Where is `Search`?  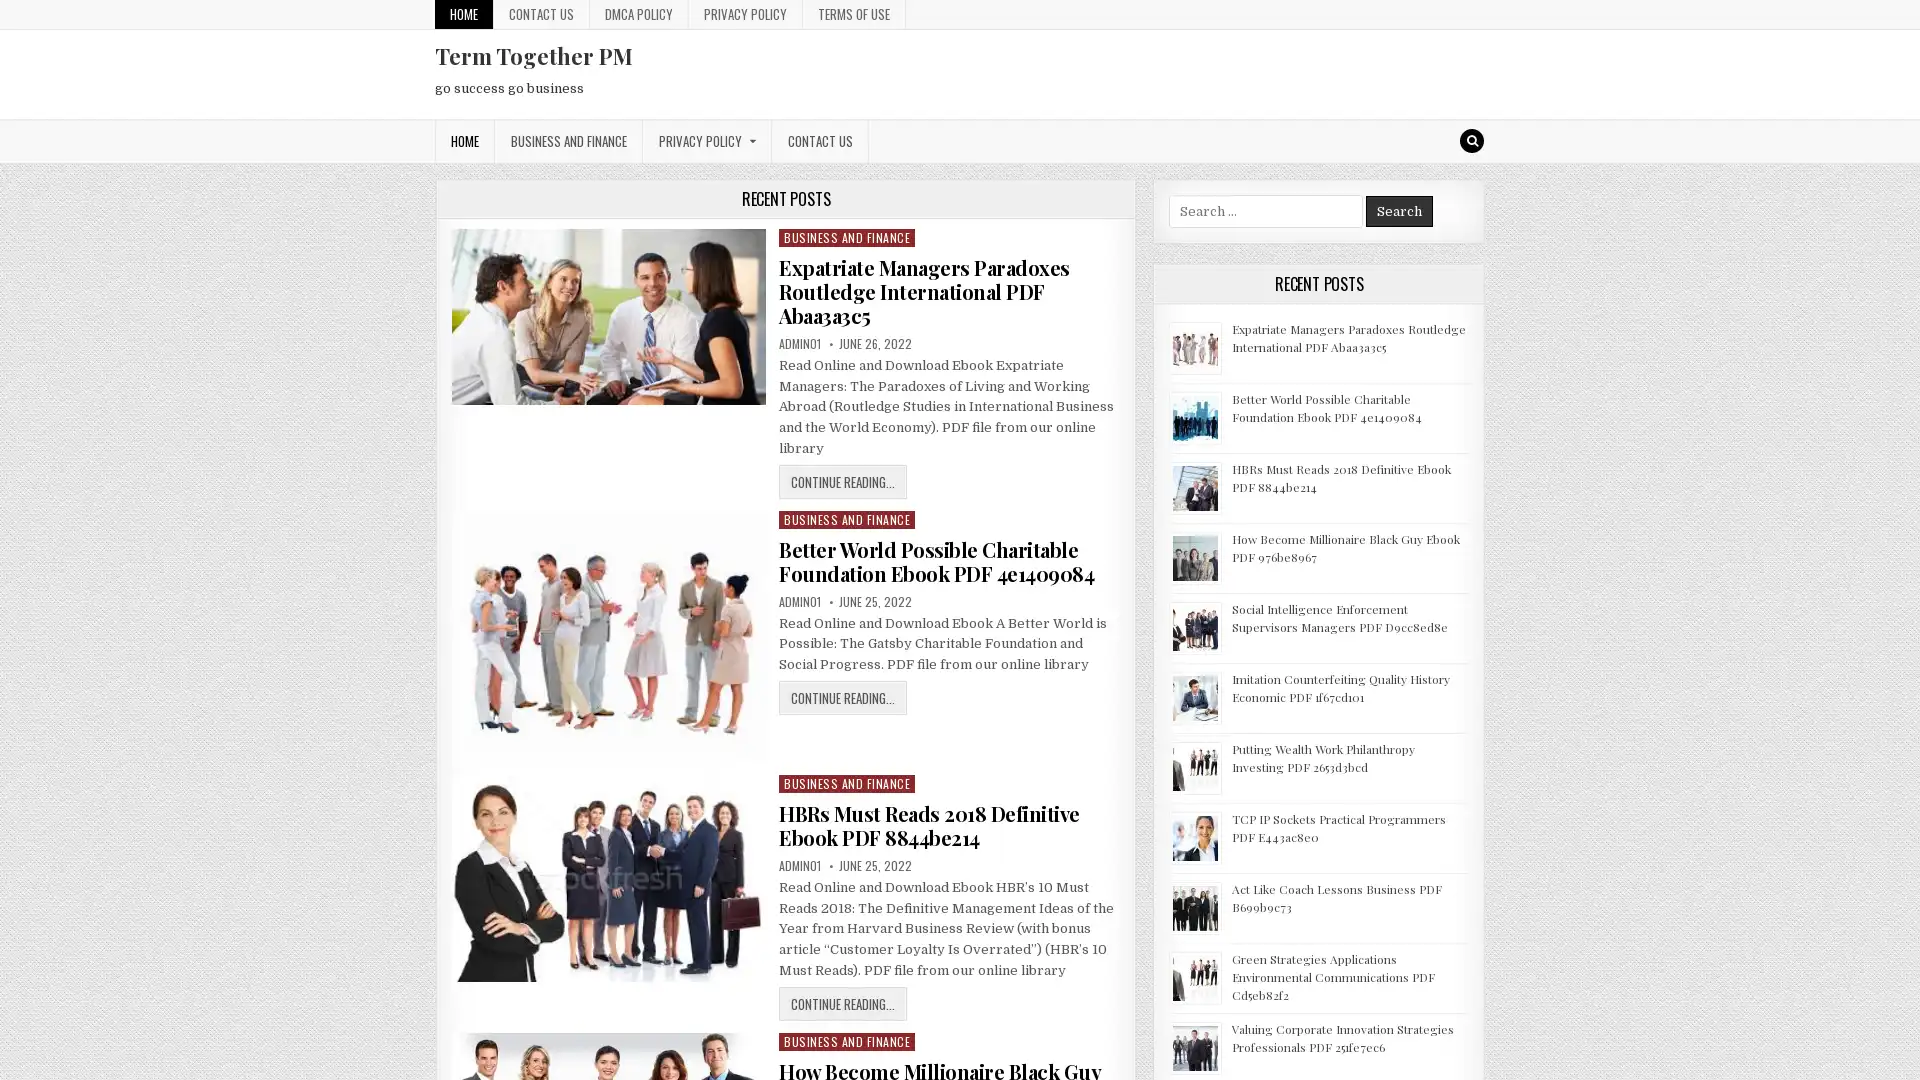 Search is located at coordinates (1398, 211).